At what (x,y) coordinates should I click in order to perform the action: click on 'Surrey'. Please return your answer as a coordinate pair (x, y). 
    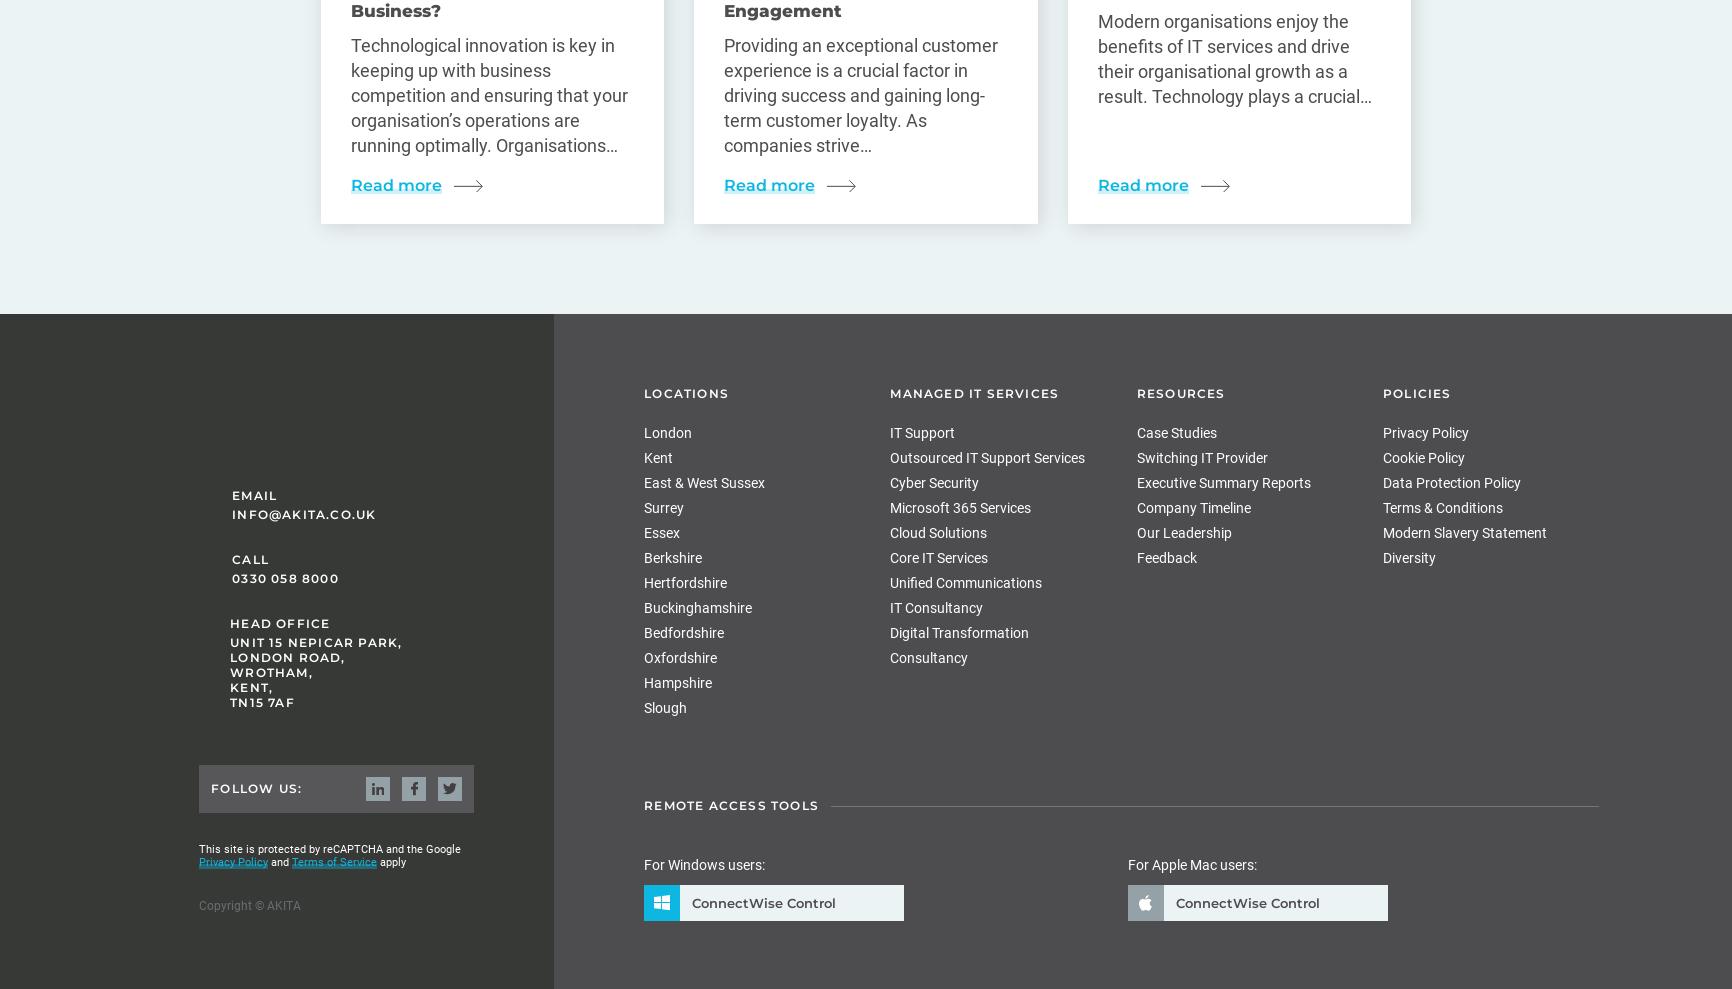
    Looking at the image, I should click on (663, 508).